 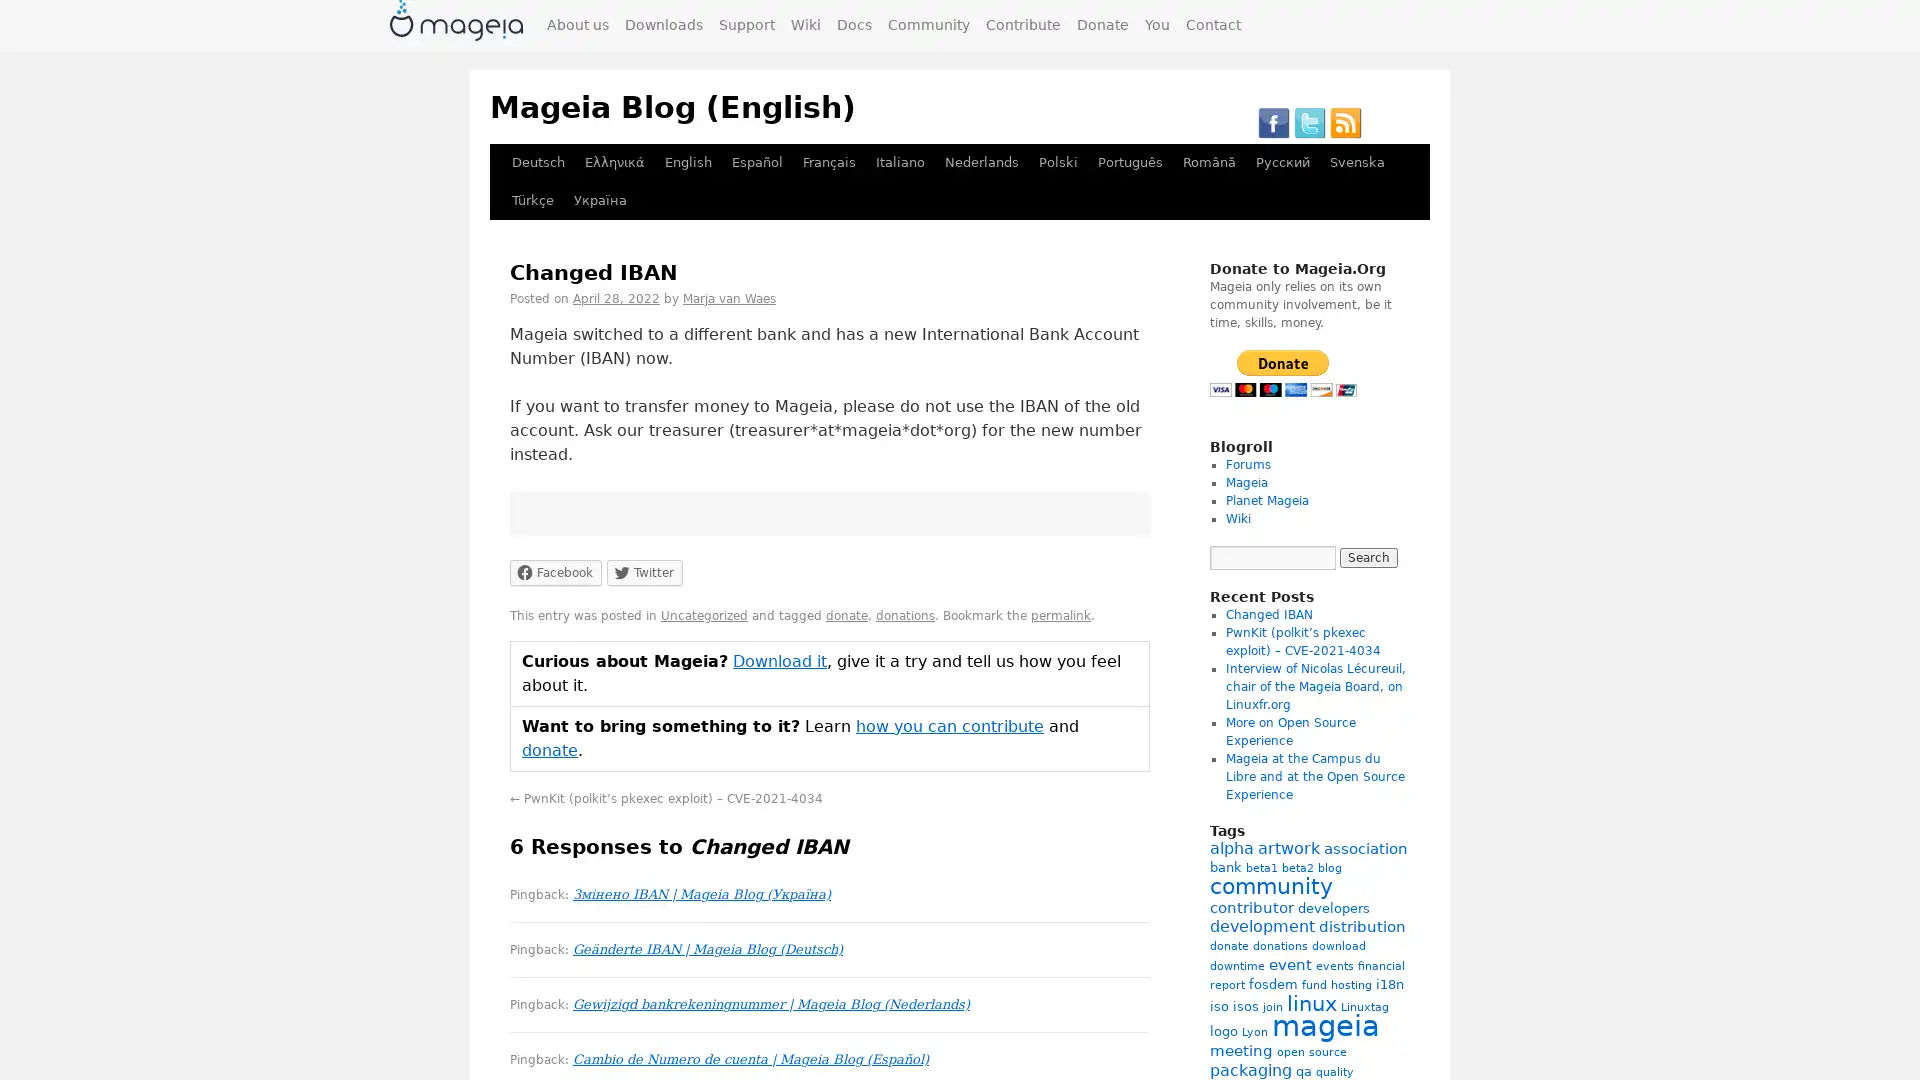 I want to click on Search, so click(x=1367, y=558).